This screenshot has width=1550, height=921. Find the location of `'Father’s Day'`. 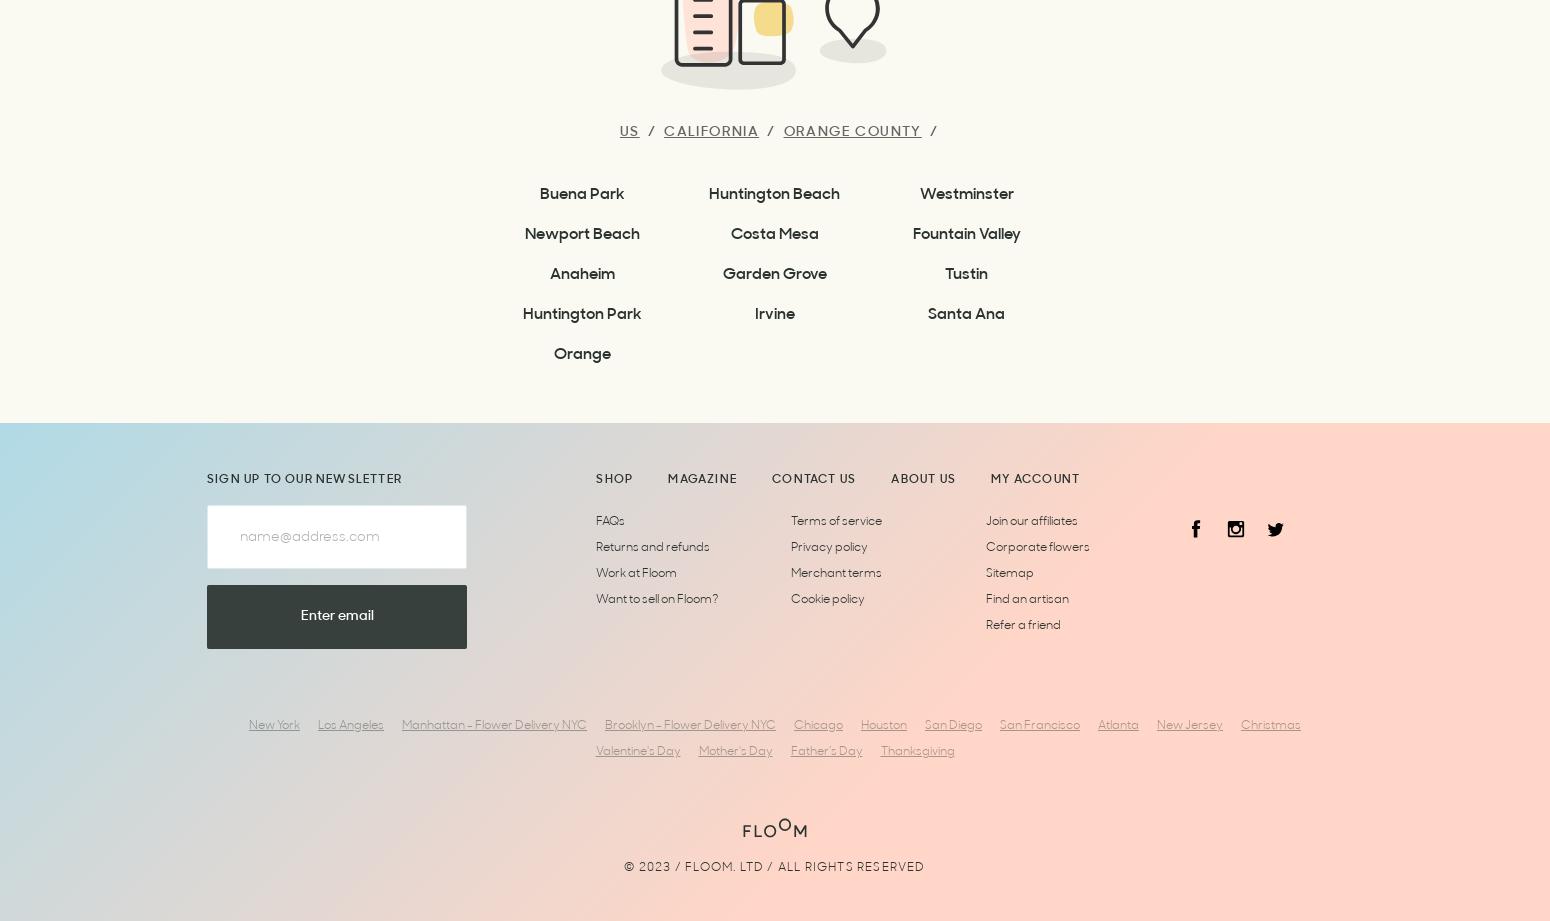

'Father’s Day' is located at coordinates (824, 751).